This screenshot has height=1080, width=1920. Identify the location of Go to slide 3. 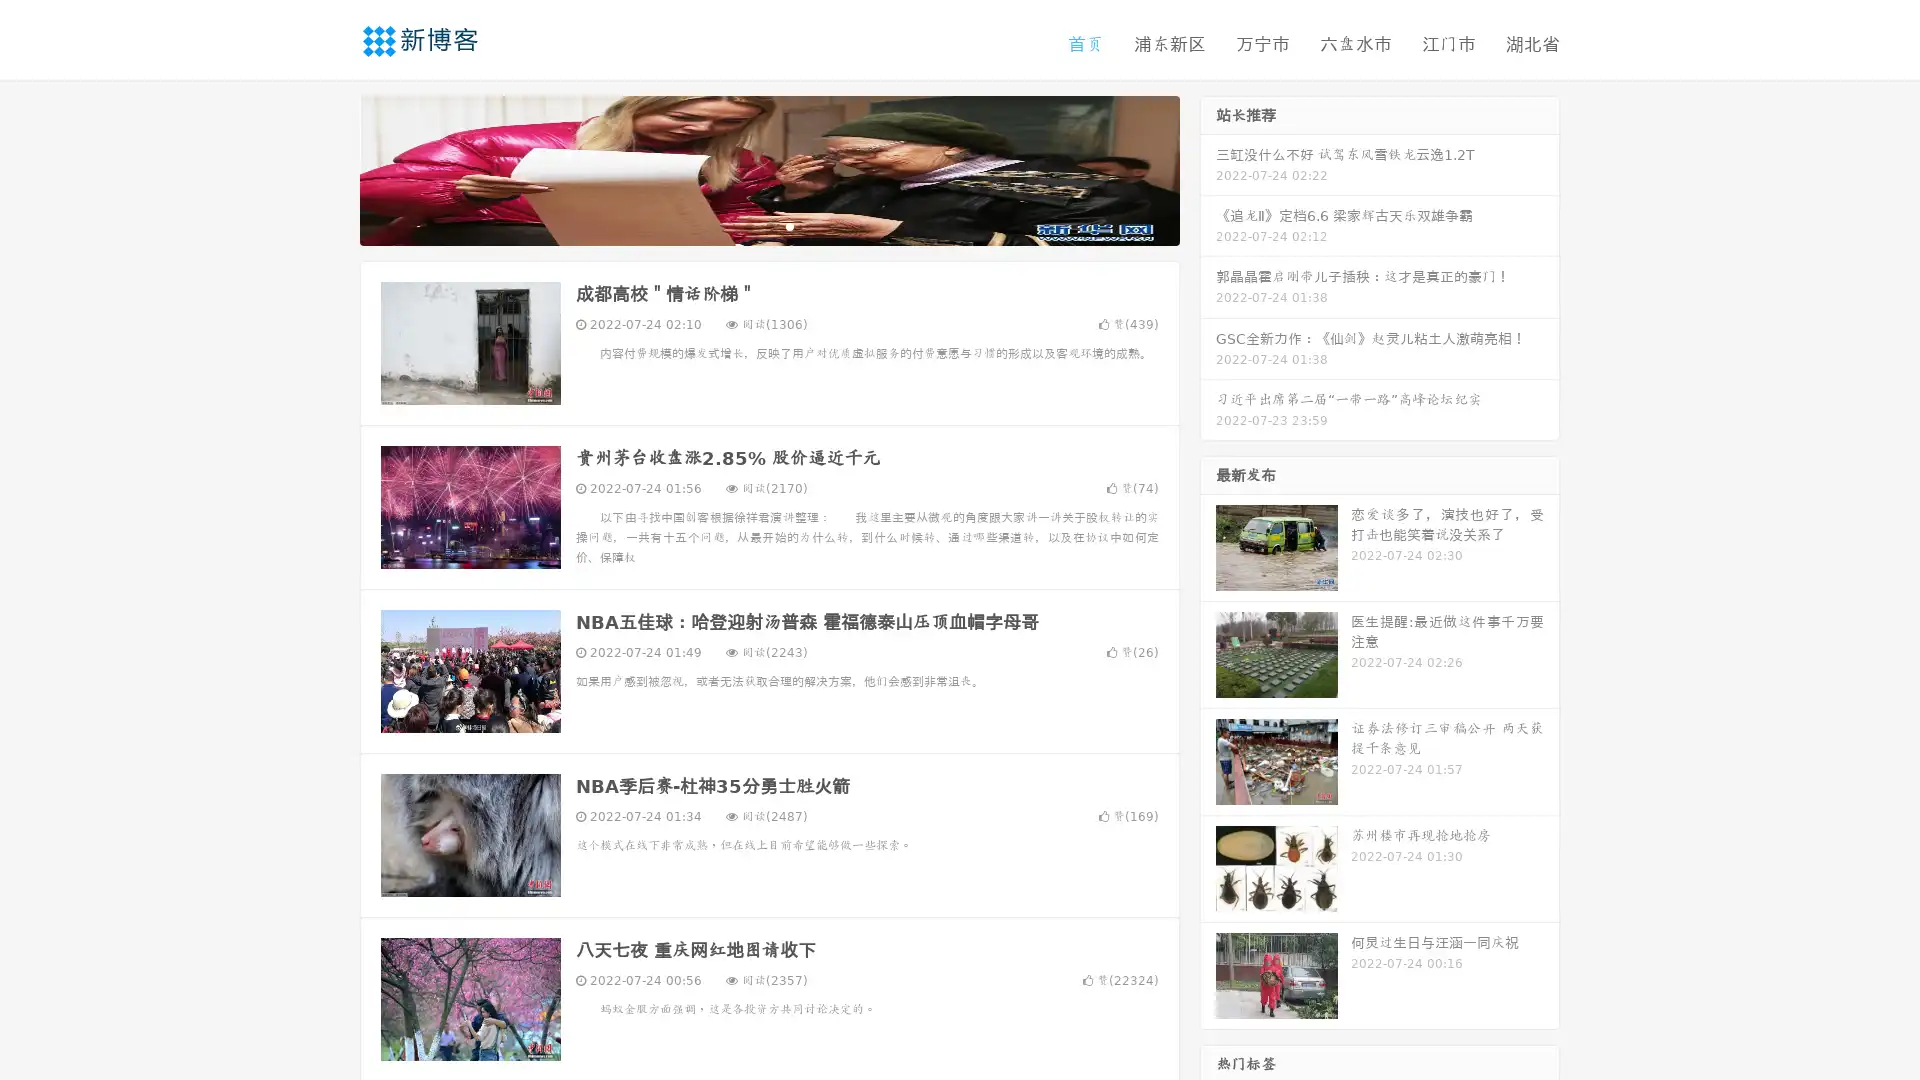
(789, 225).